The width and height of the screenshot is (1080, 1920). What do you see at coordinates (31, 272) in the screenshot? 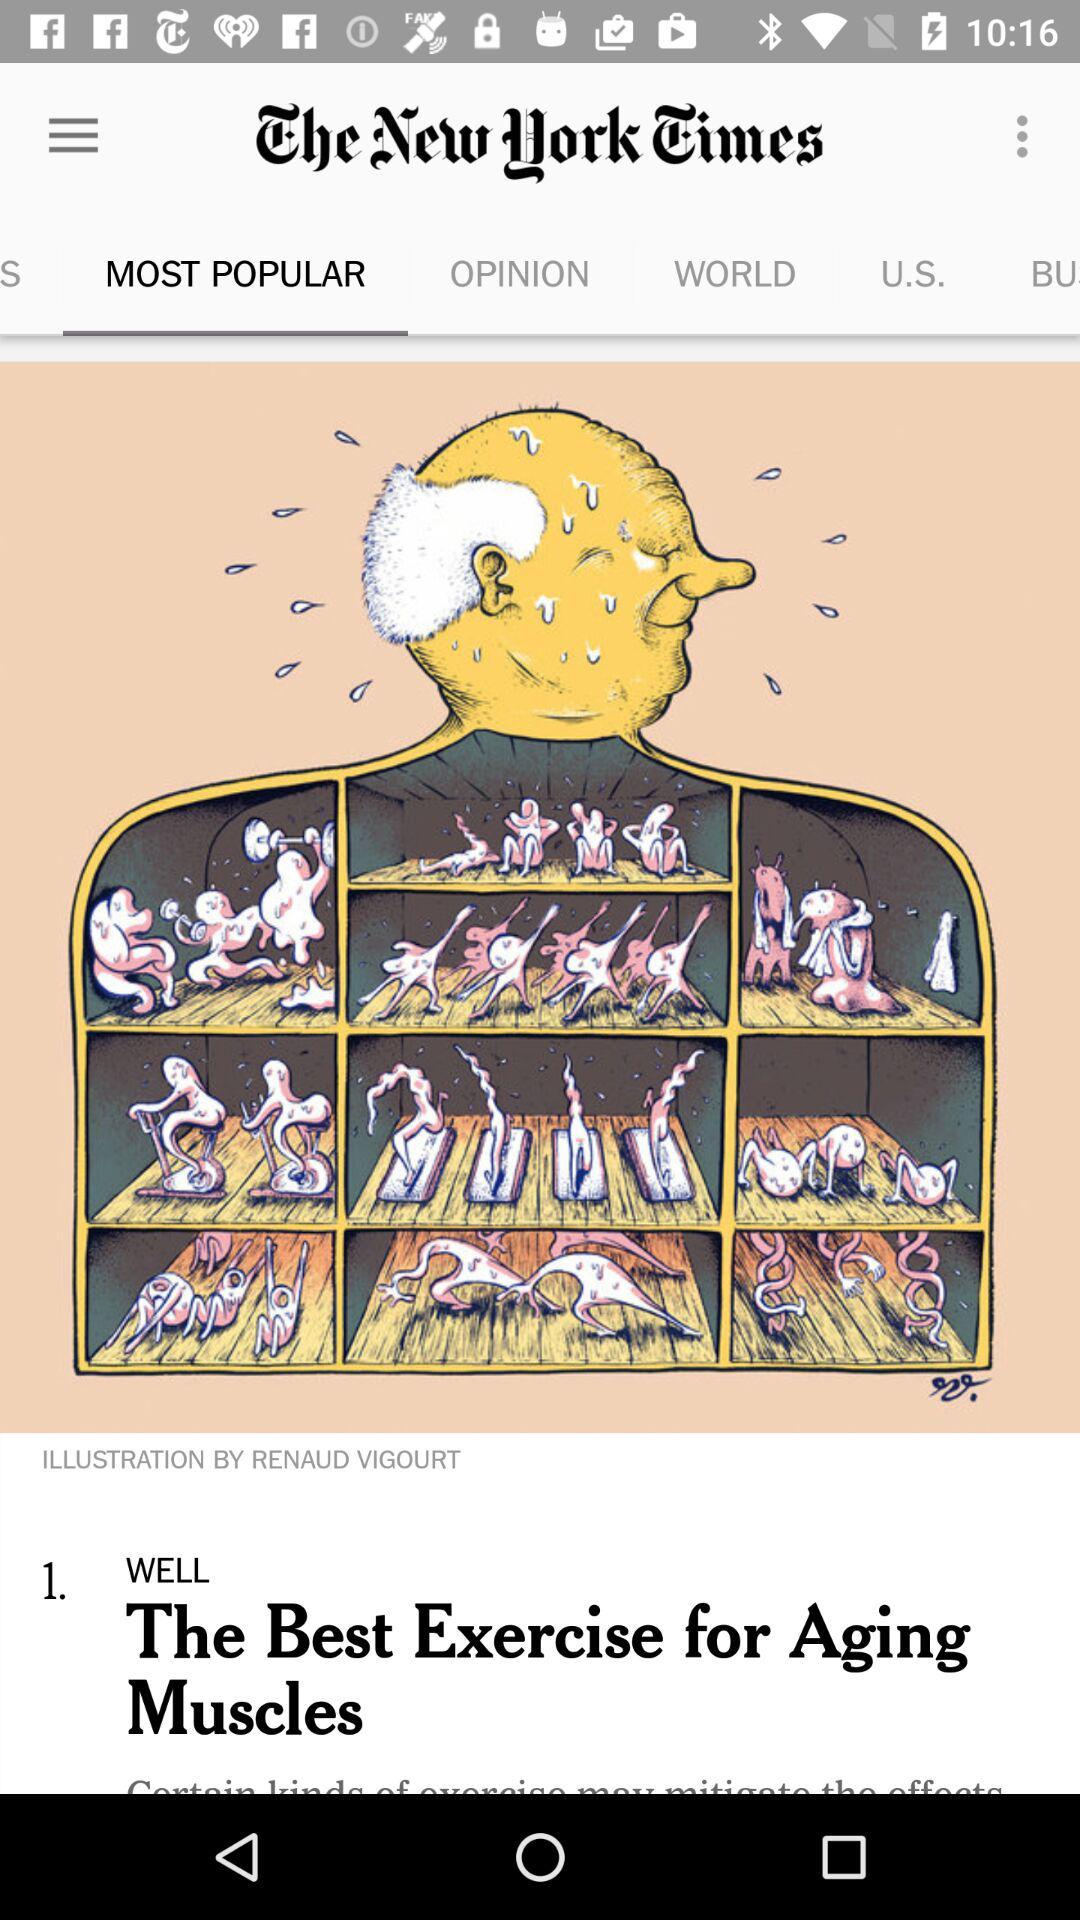
I see `top stories item` at bounding box center [31, 272].